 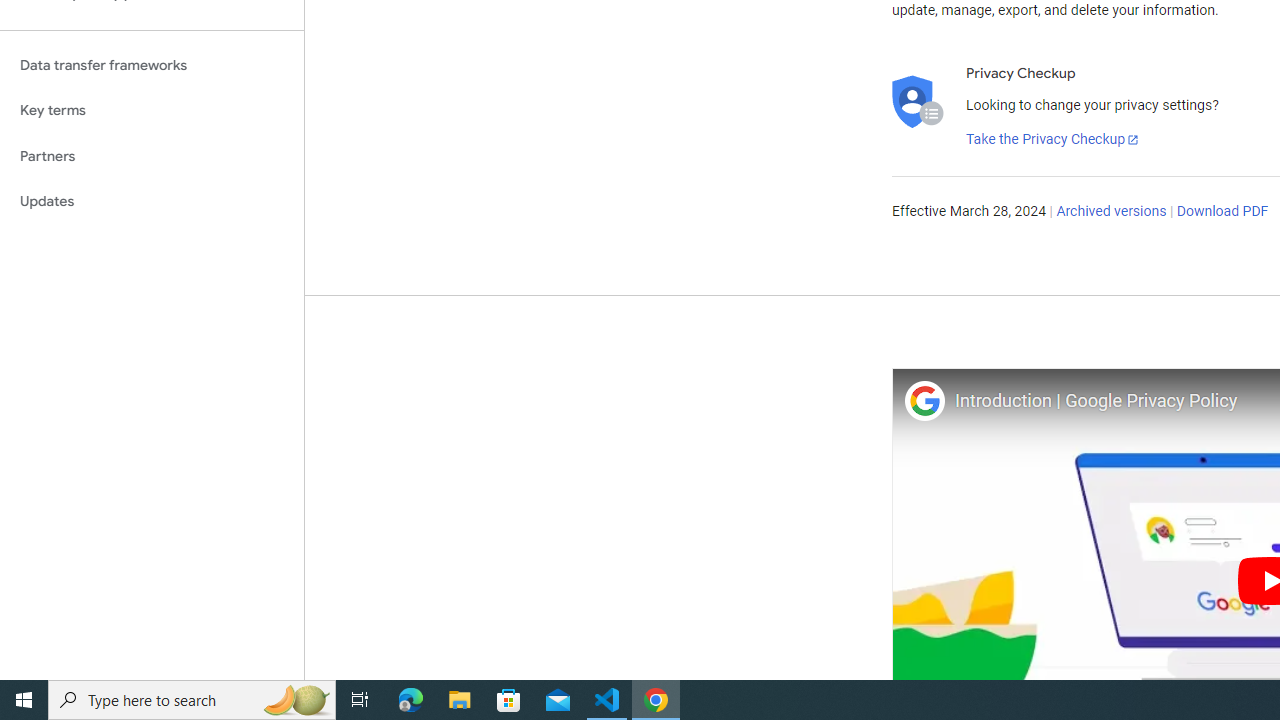 What do you see at coordinates (923, 400) in the screenshot?
I see `'Photo image of Google'` at bounding box center [923, 400].